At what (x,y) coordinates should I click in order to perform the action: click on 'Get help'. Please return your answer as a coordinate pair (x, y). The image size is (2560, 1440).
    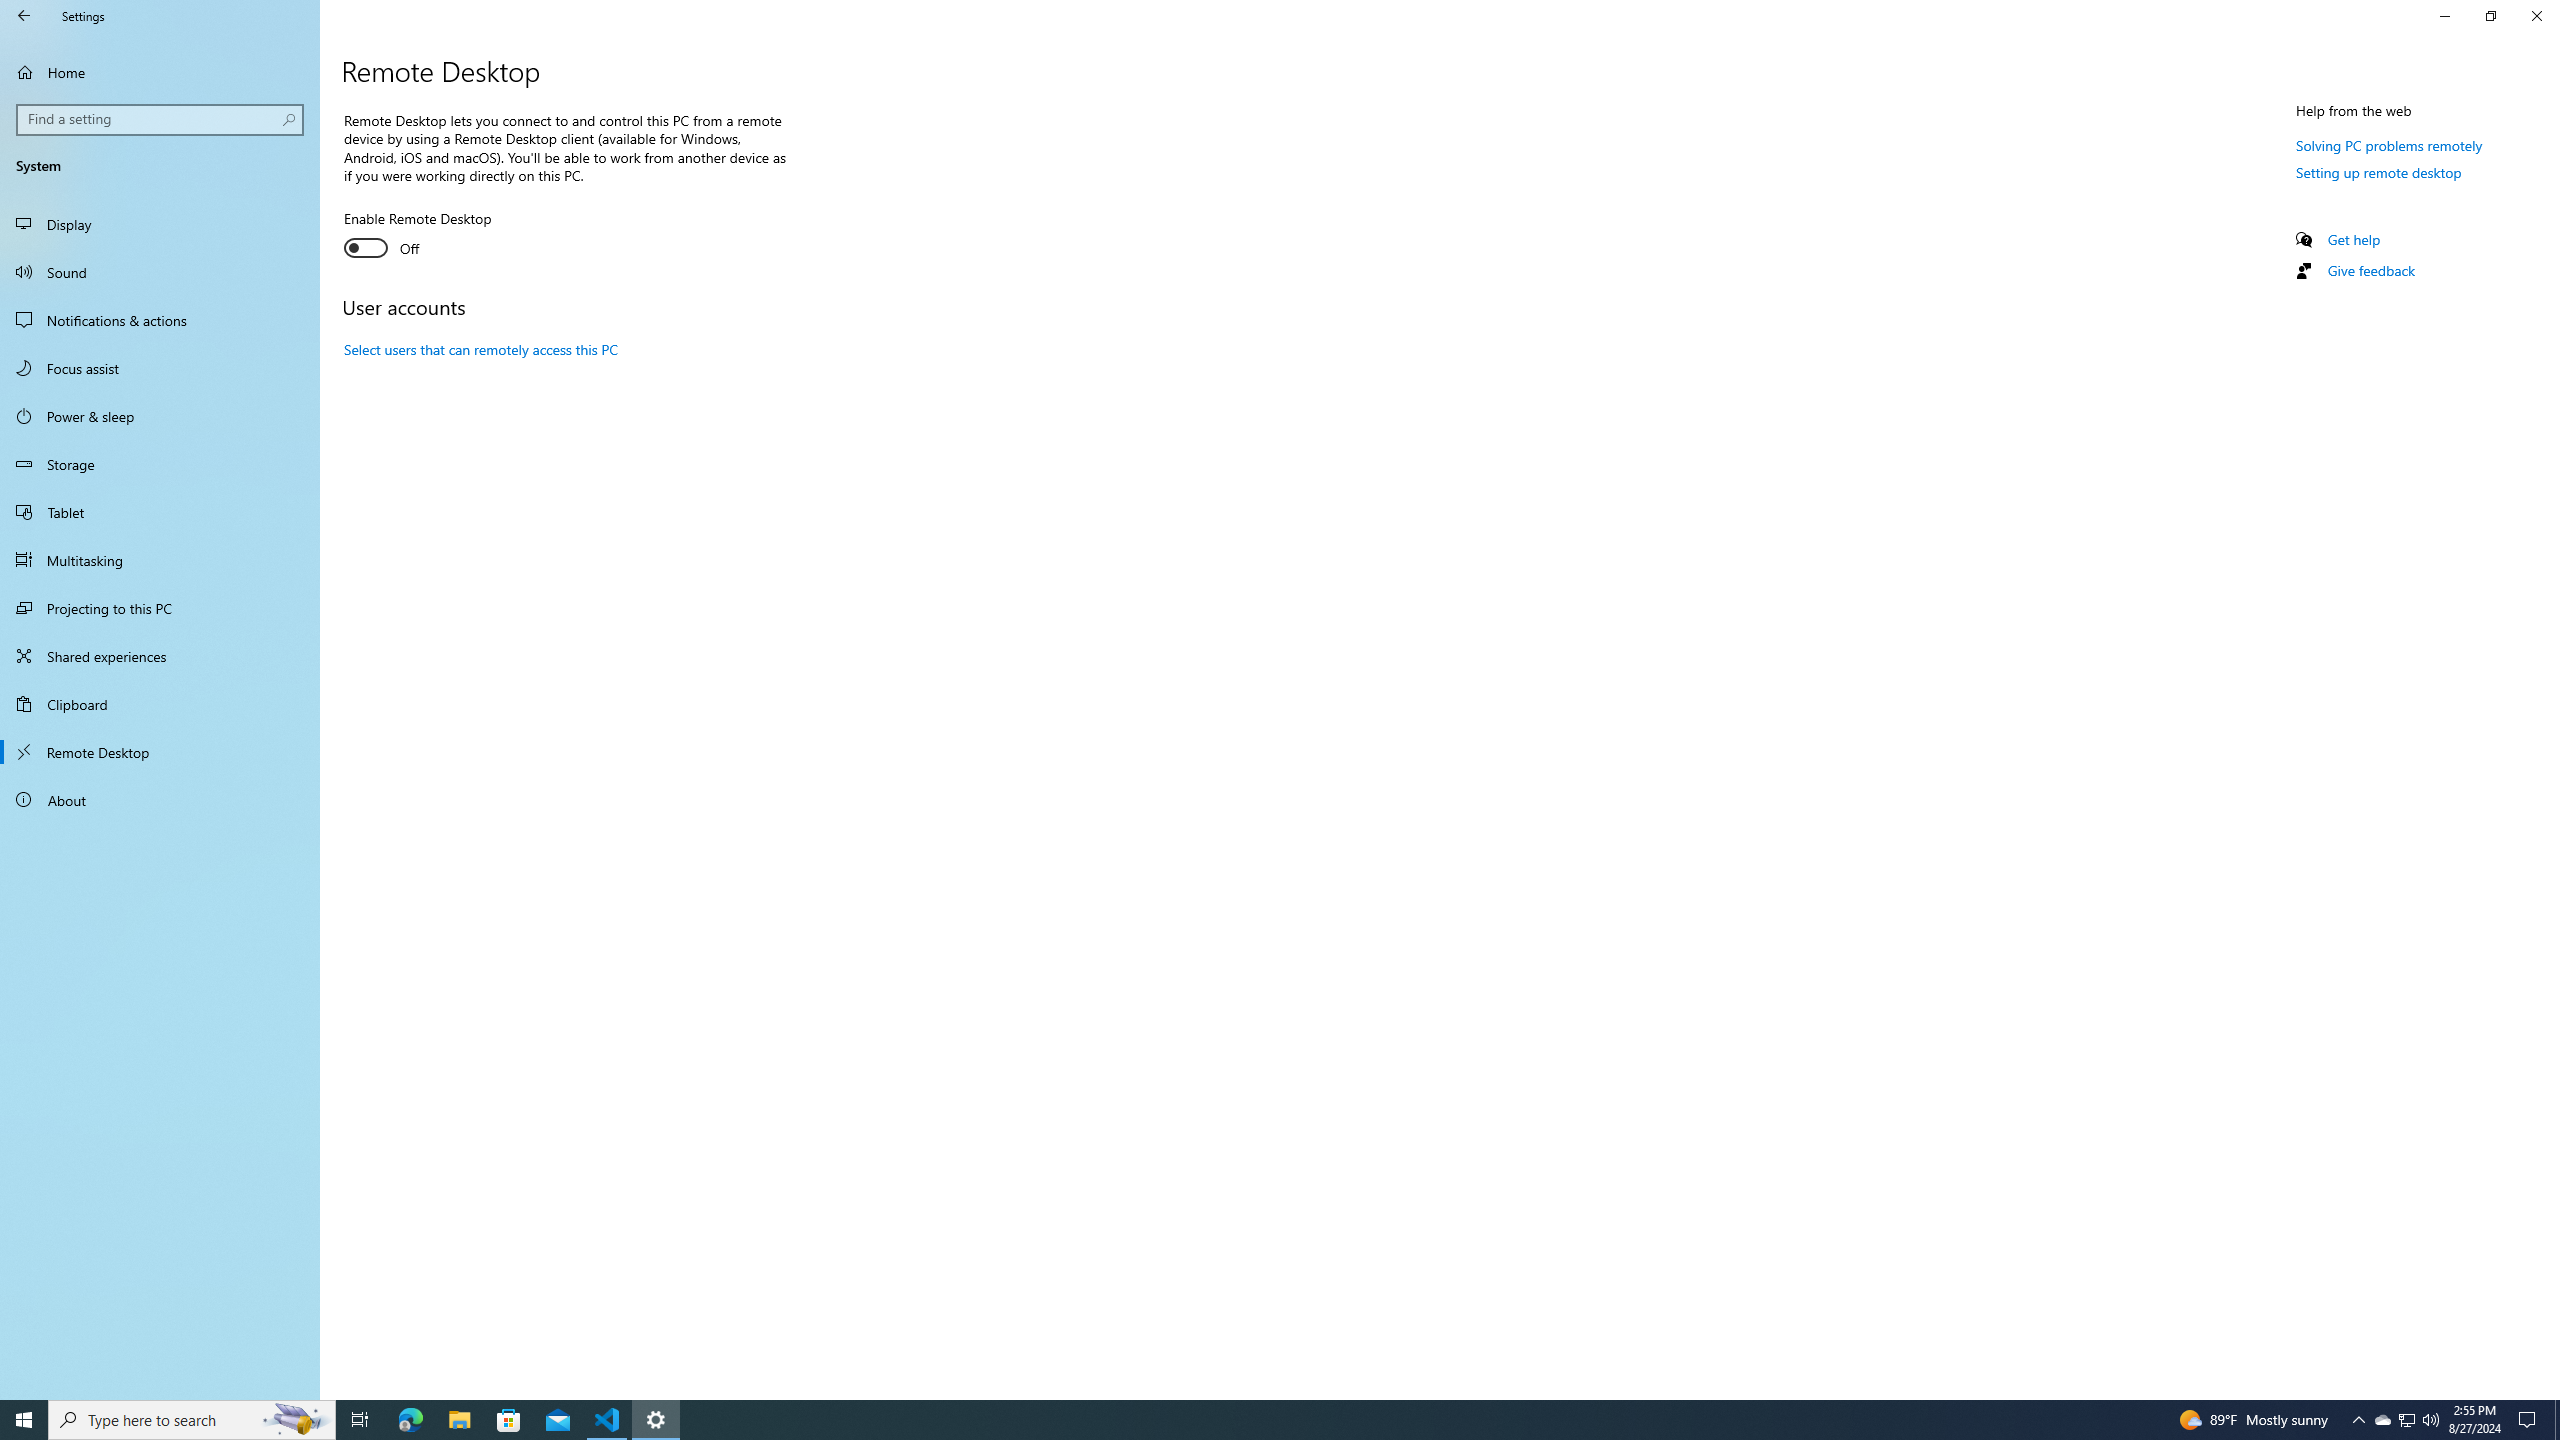
    Looking at the image, I should click on (2352, 238).